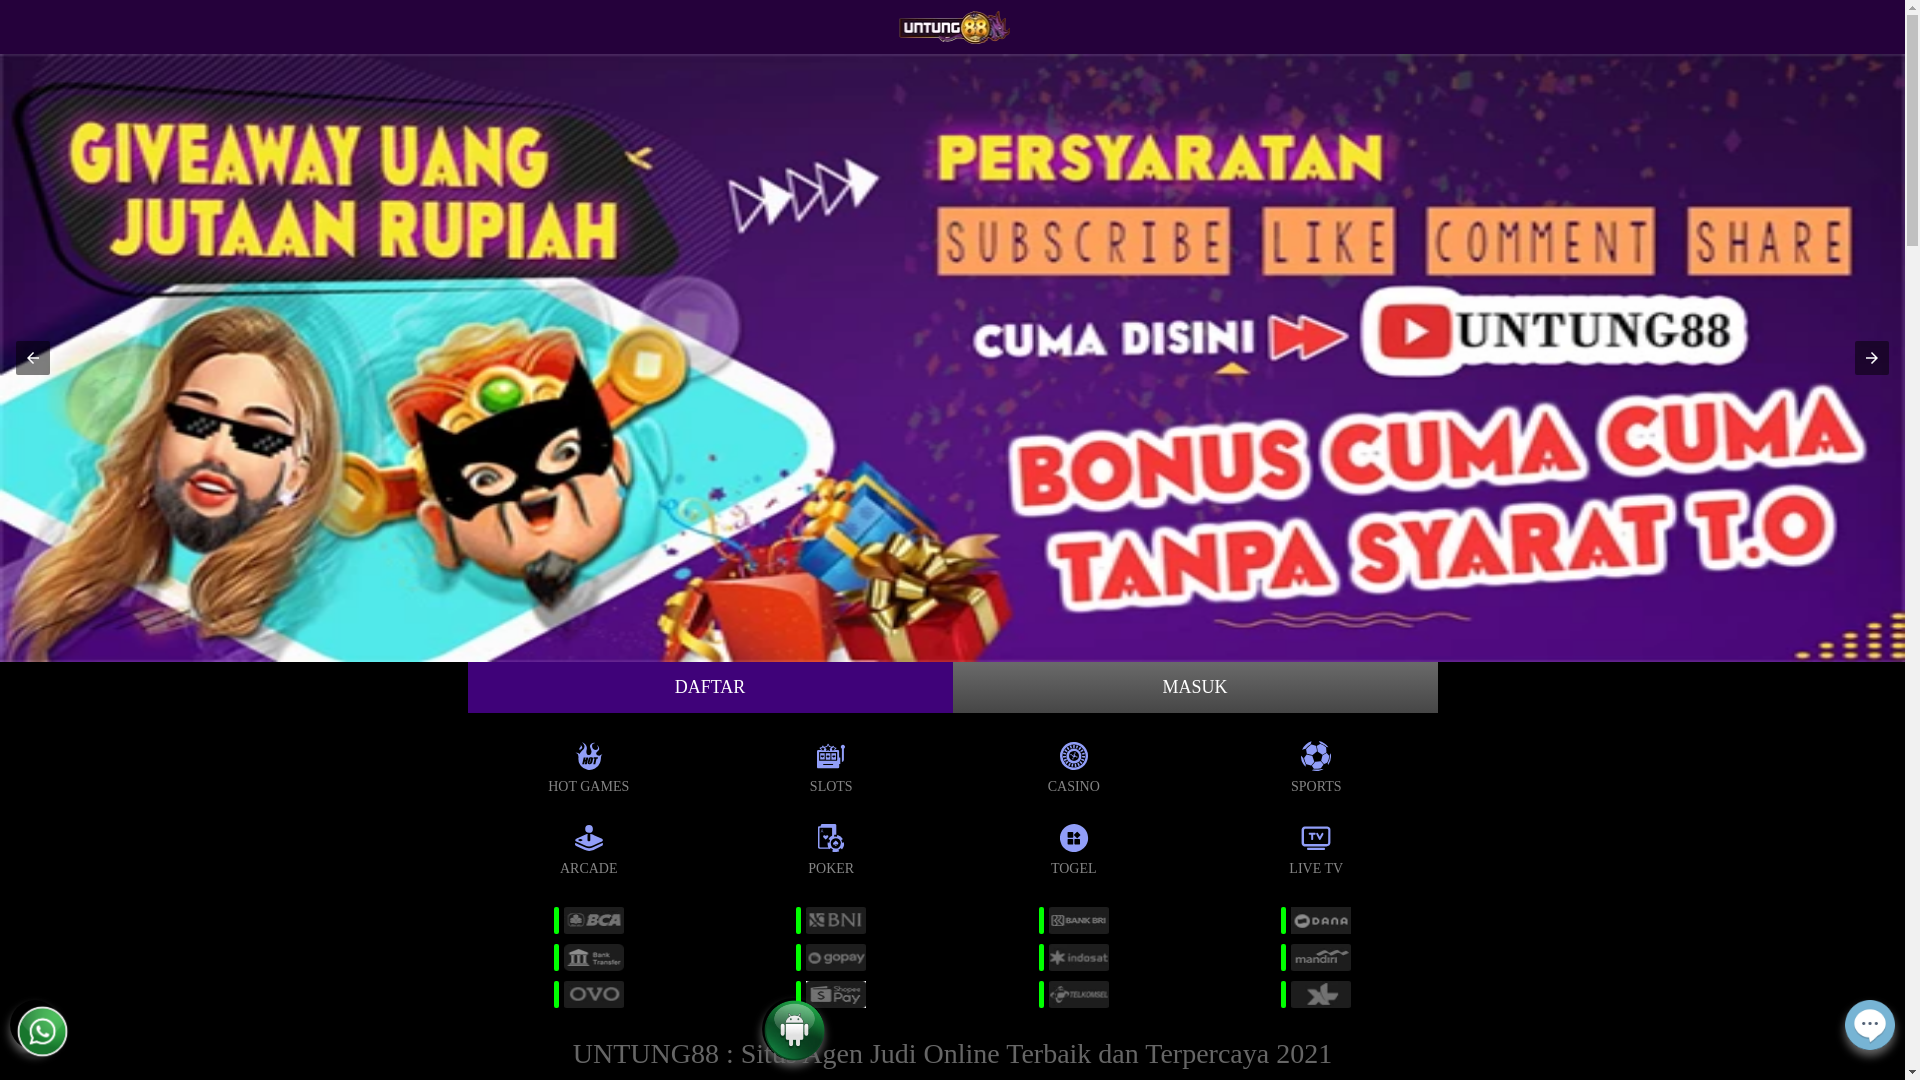 The width and height of the screenshot is (1920, 1080). Describe the element at coordinates (33, 357) in the screenshot. I see `'Previous item in carousel (2 of 3)'` at that location.